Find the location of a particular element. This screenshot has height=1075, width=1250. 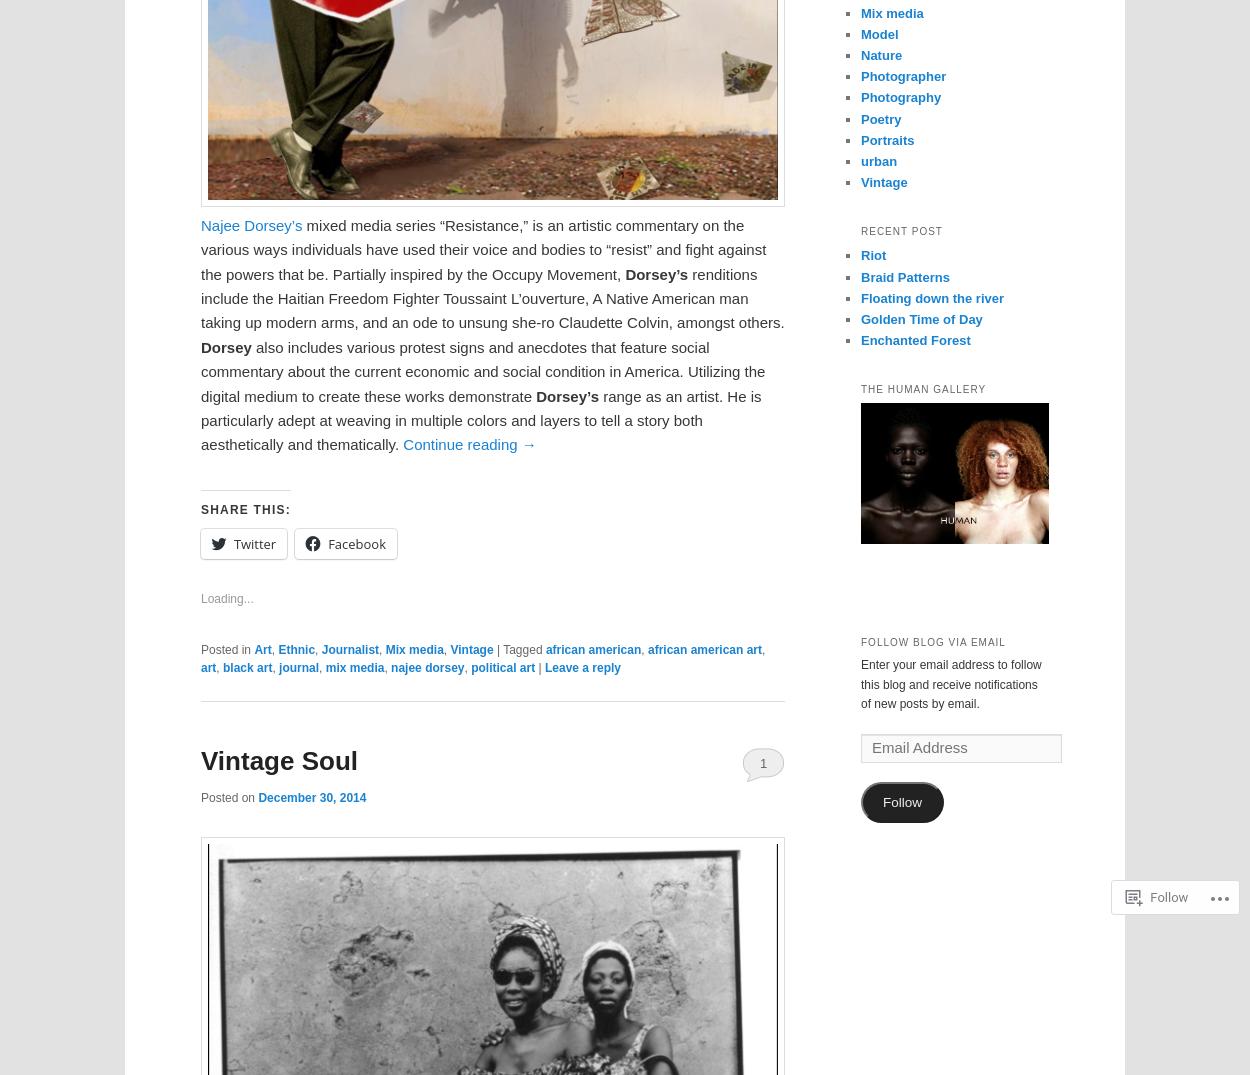

'Recent post' is located at coordinates (901, 230).